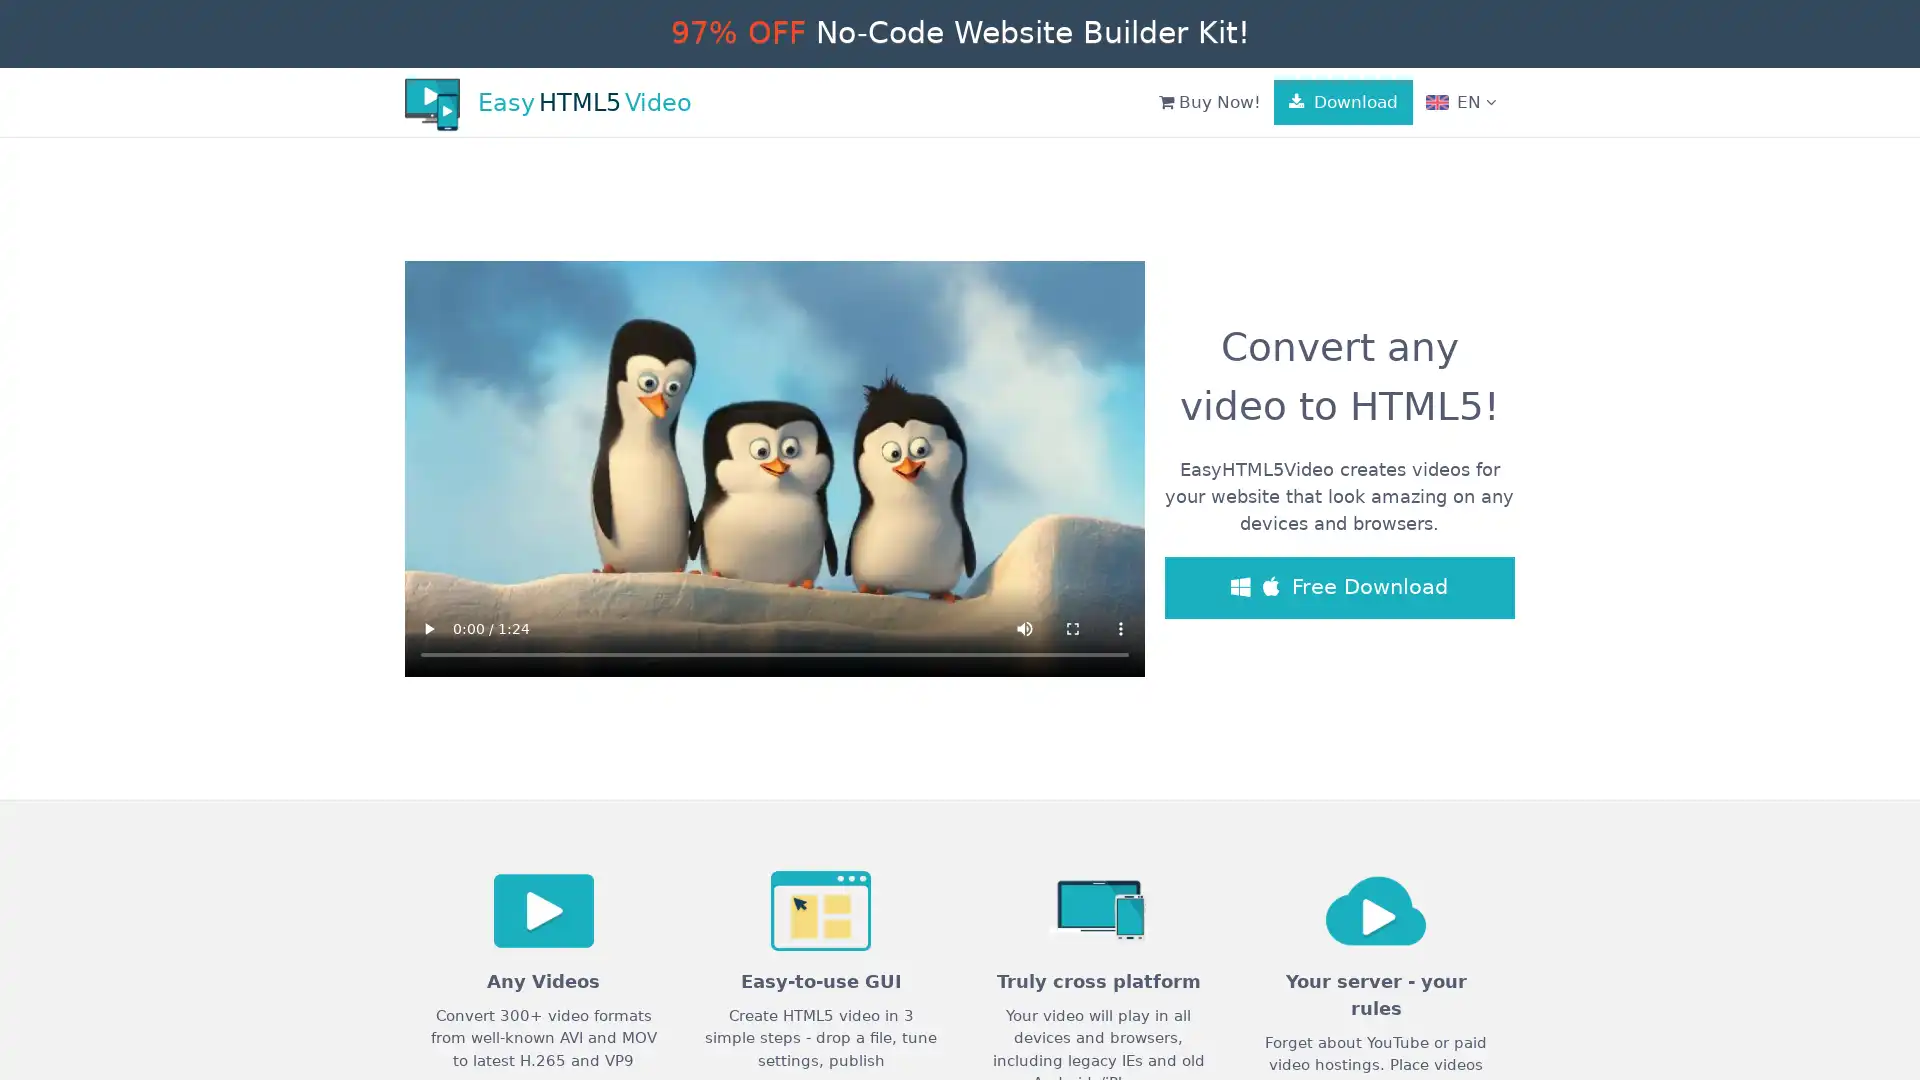  I want to click on mute, so click(1025, 627).